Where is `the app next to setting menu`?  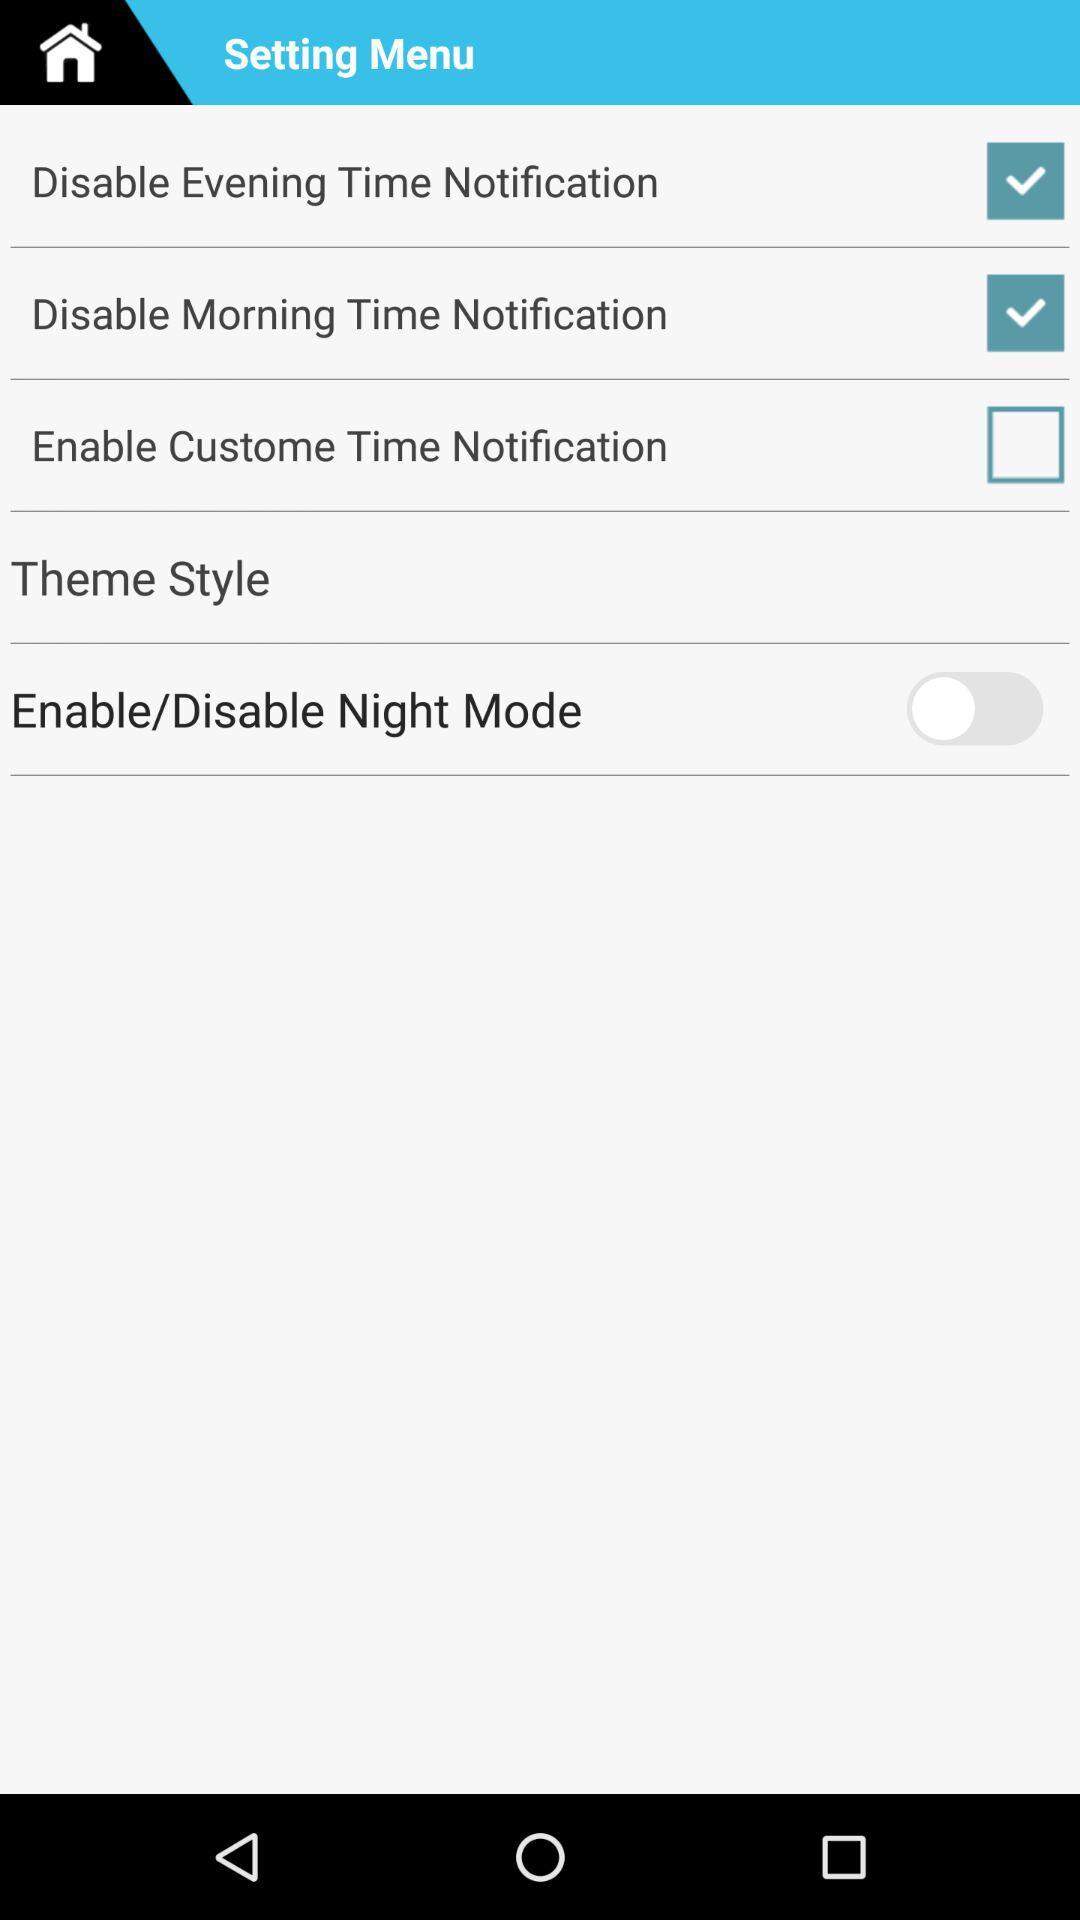 the app next to setting menu is located at coordinates (104, 52).